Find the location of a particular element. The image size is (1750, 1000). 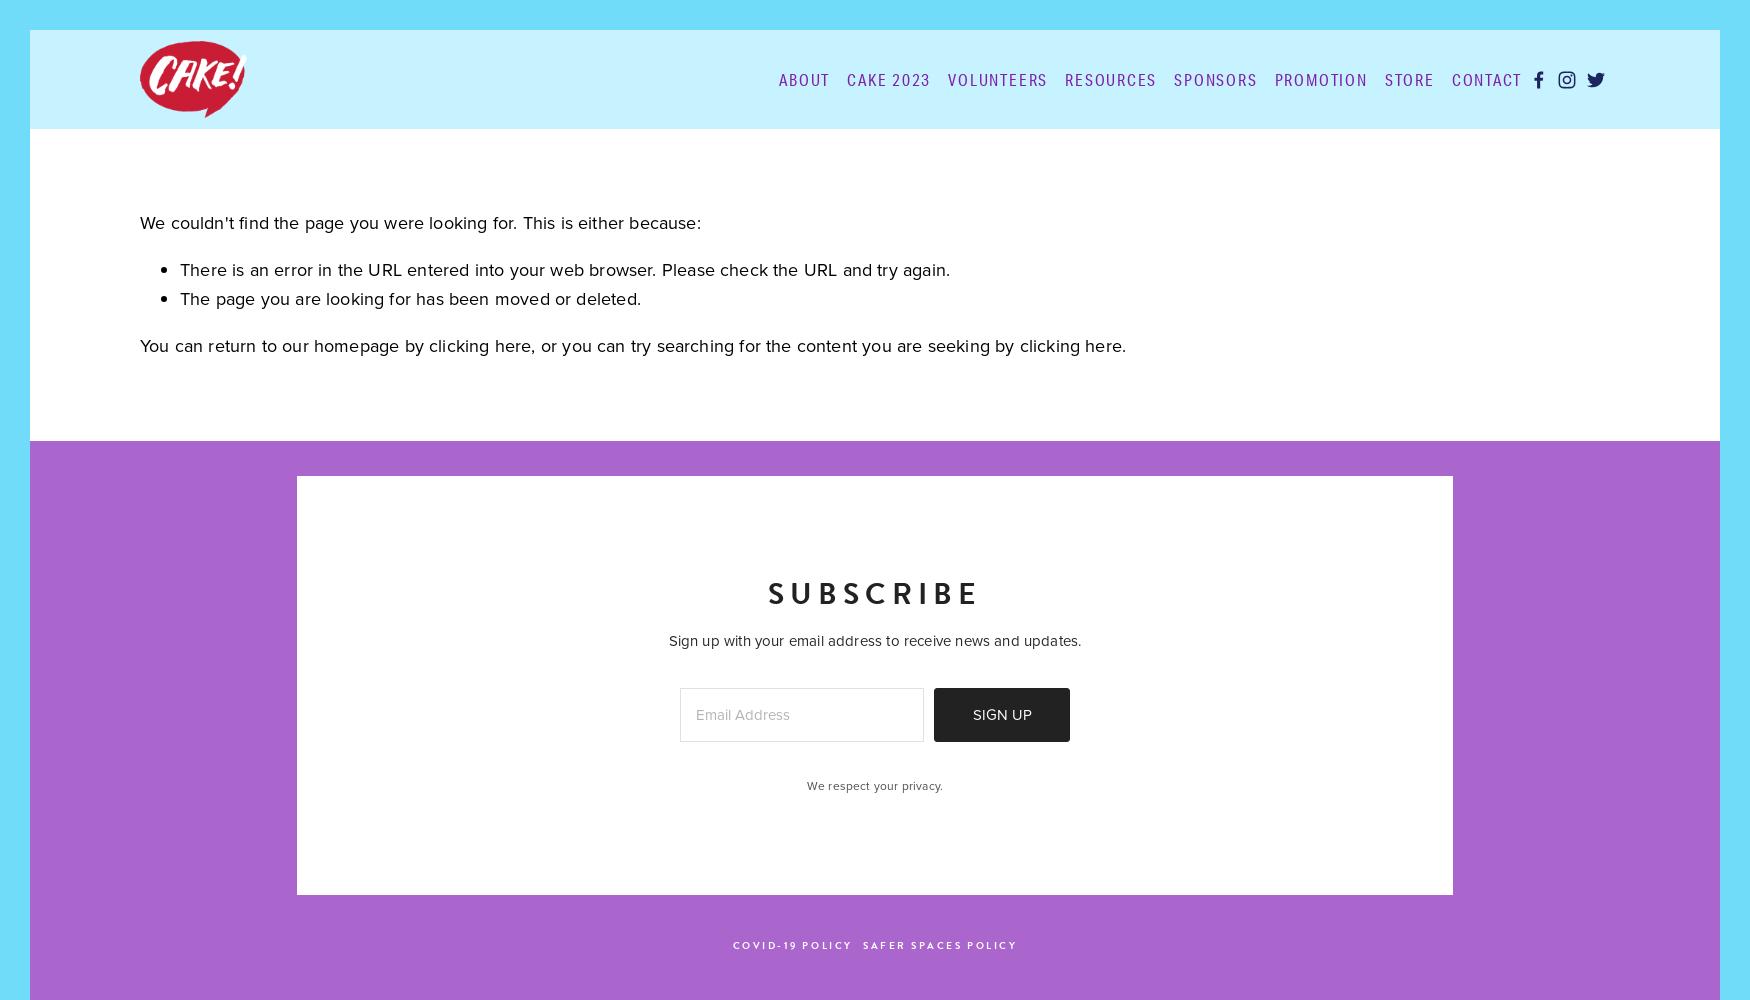

'Resources' is located at coordinates (1111, 77).